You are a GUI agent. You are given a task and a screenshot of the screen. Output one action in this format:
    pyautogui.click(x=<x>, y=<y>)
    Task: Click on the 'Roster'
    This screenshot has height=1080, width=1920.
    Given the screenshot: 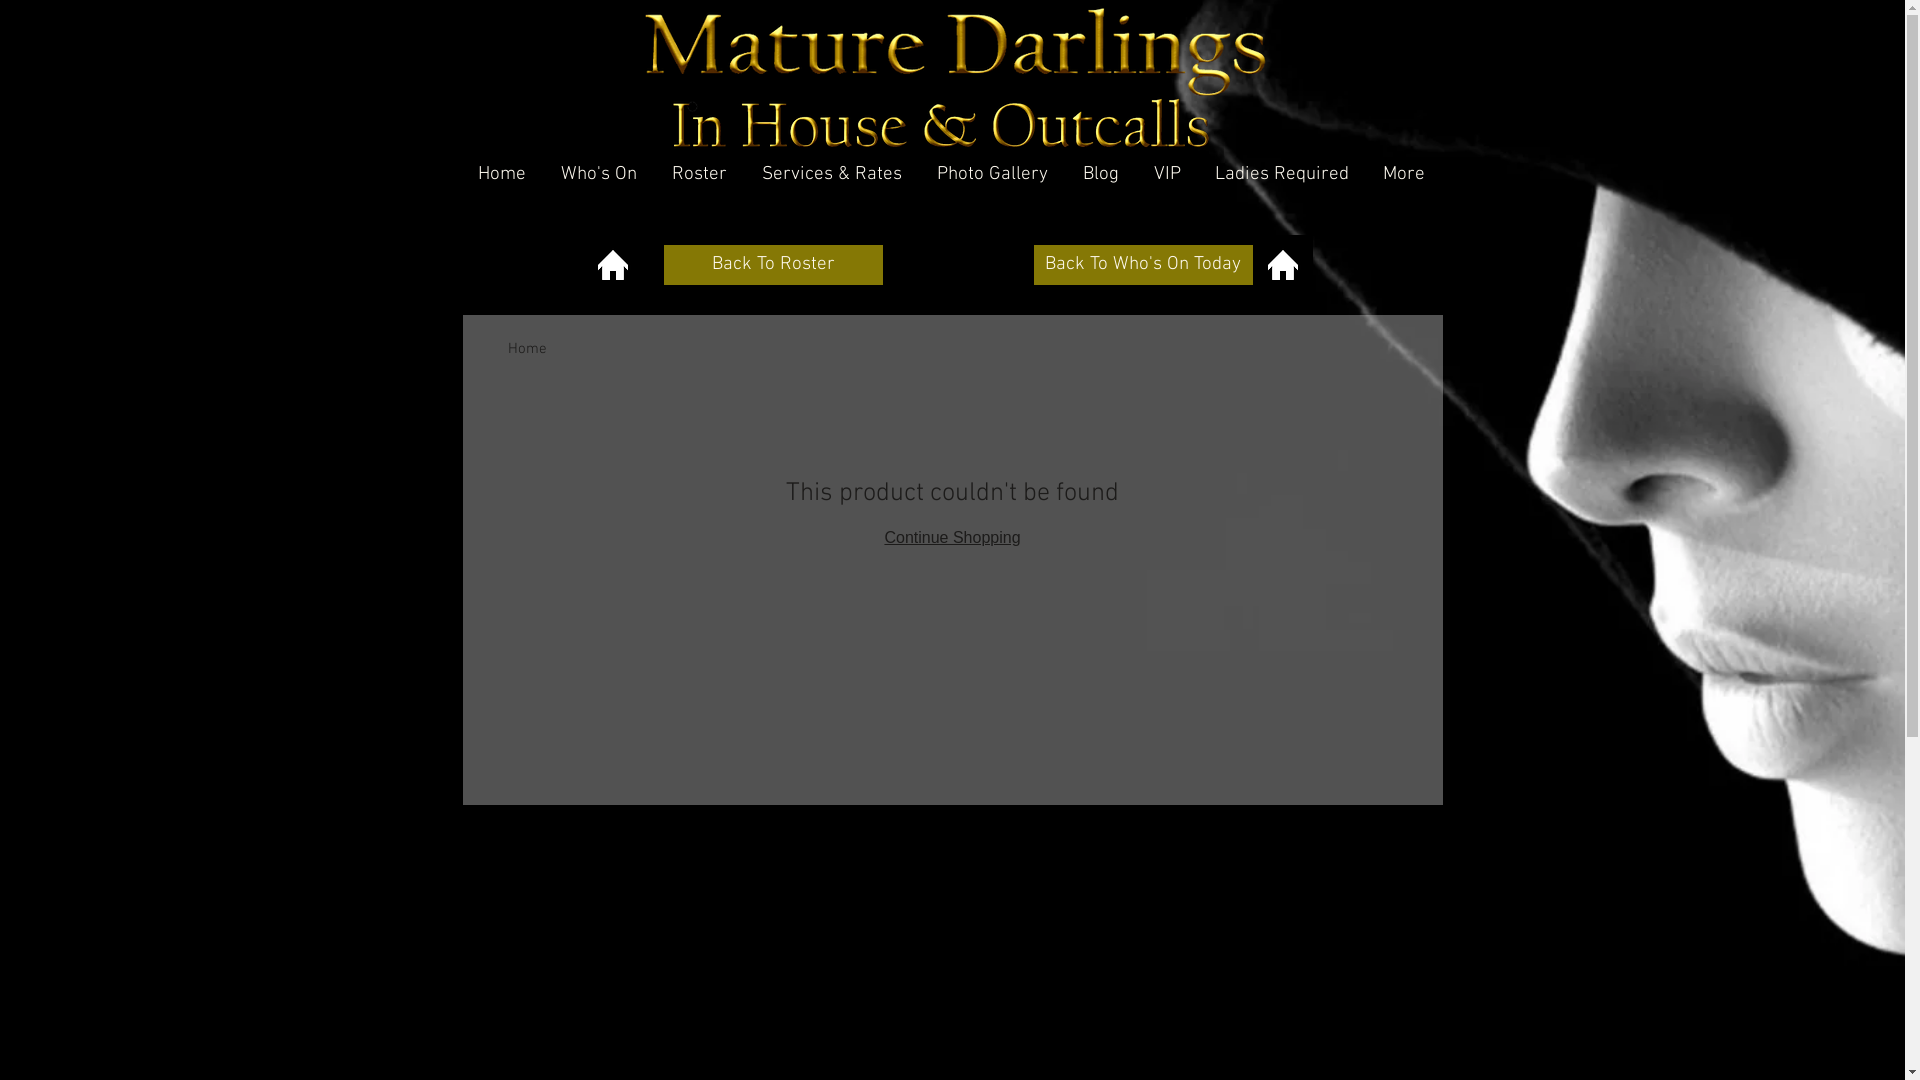 What is the action you would take?
    pyautogui.click(x=700, y=173)
    